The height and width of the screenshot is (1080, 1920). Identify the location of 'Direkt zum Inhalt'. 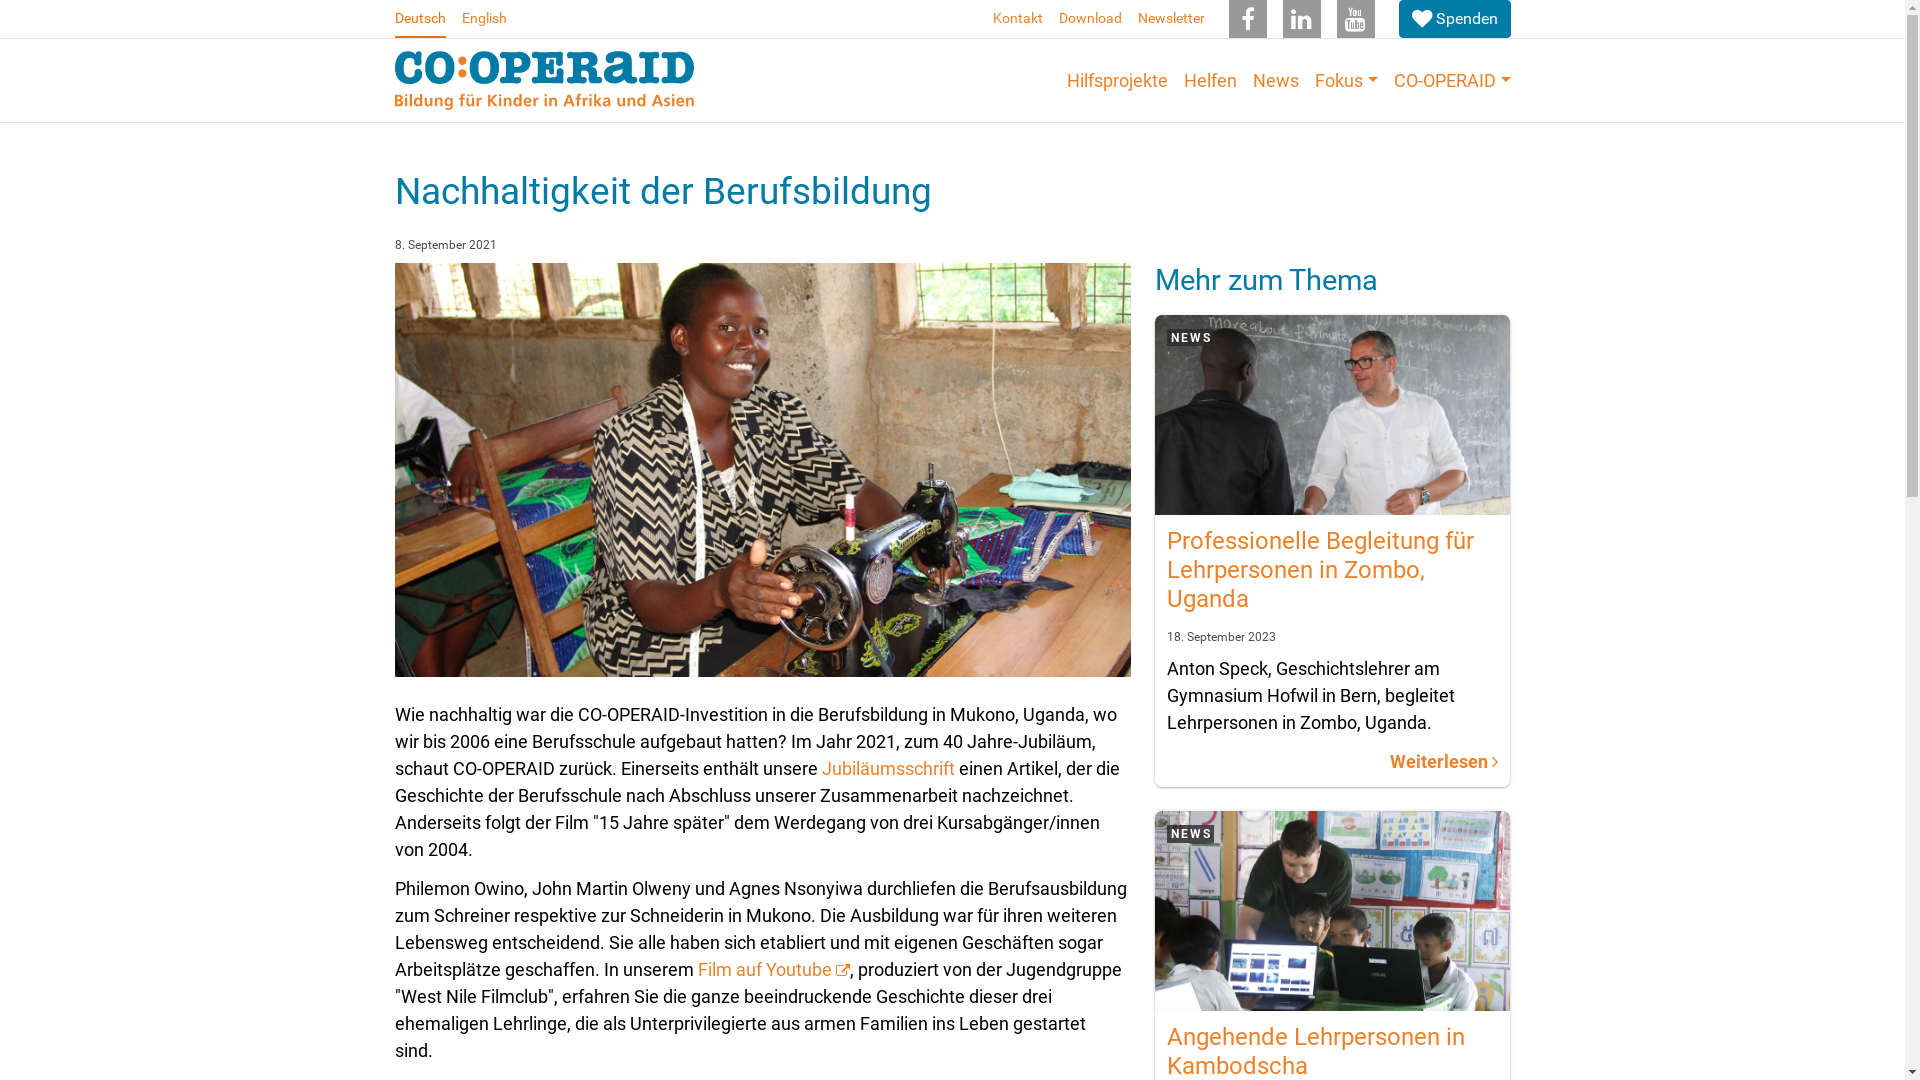
(0, 0).